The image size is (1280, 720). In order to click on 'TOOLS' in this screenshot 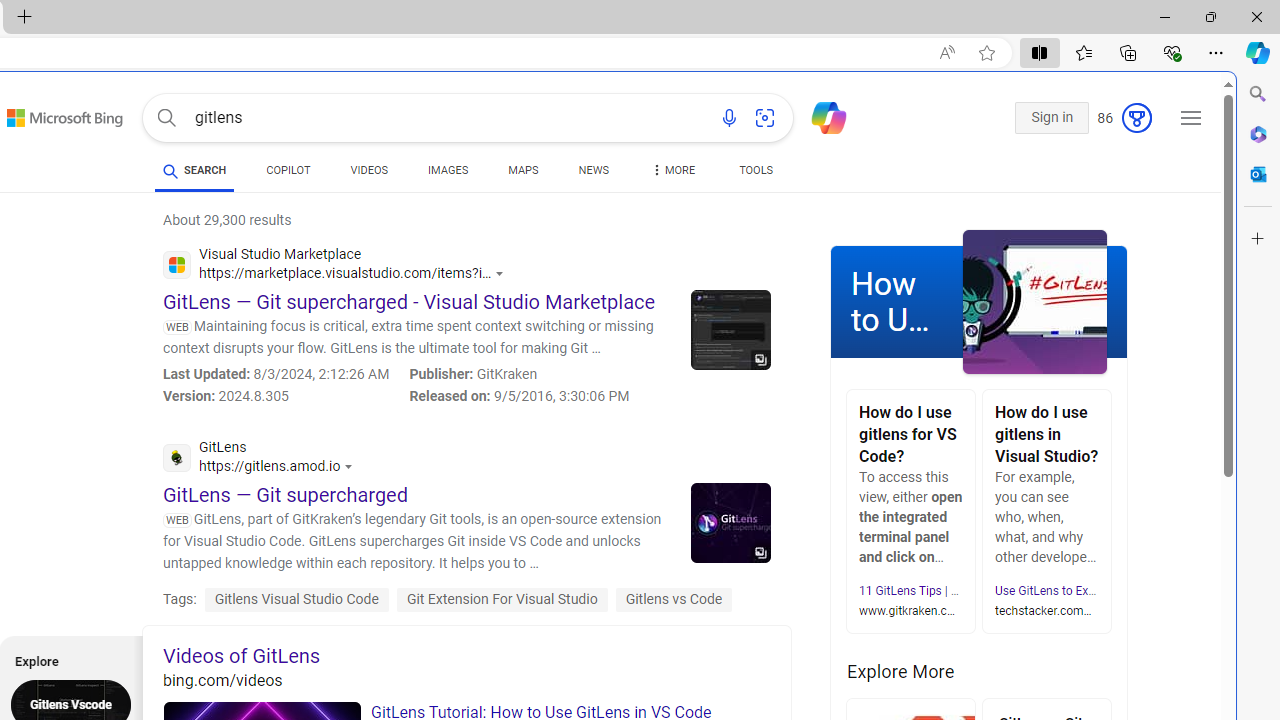, I will do `click(755, 170)`.